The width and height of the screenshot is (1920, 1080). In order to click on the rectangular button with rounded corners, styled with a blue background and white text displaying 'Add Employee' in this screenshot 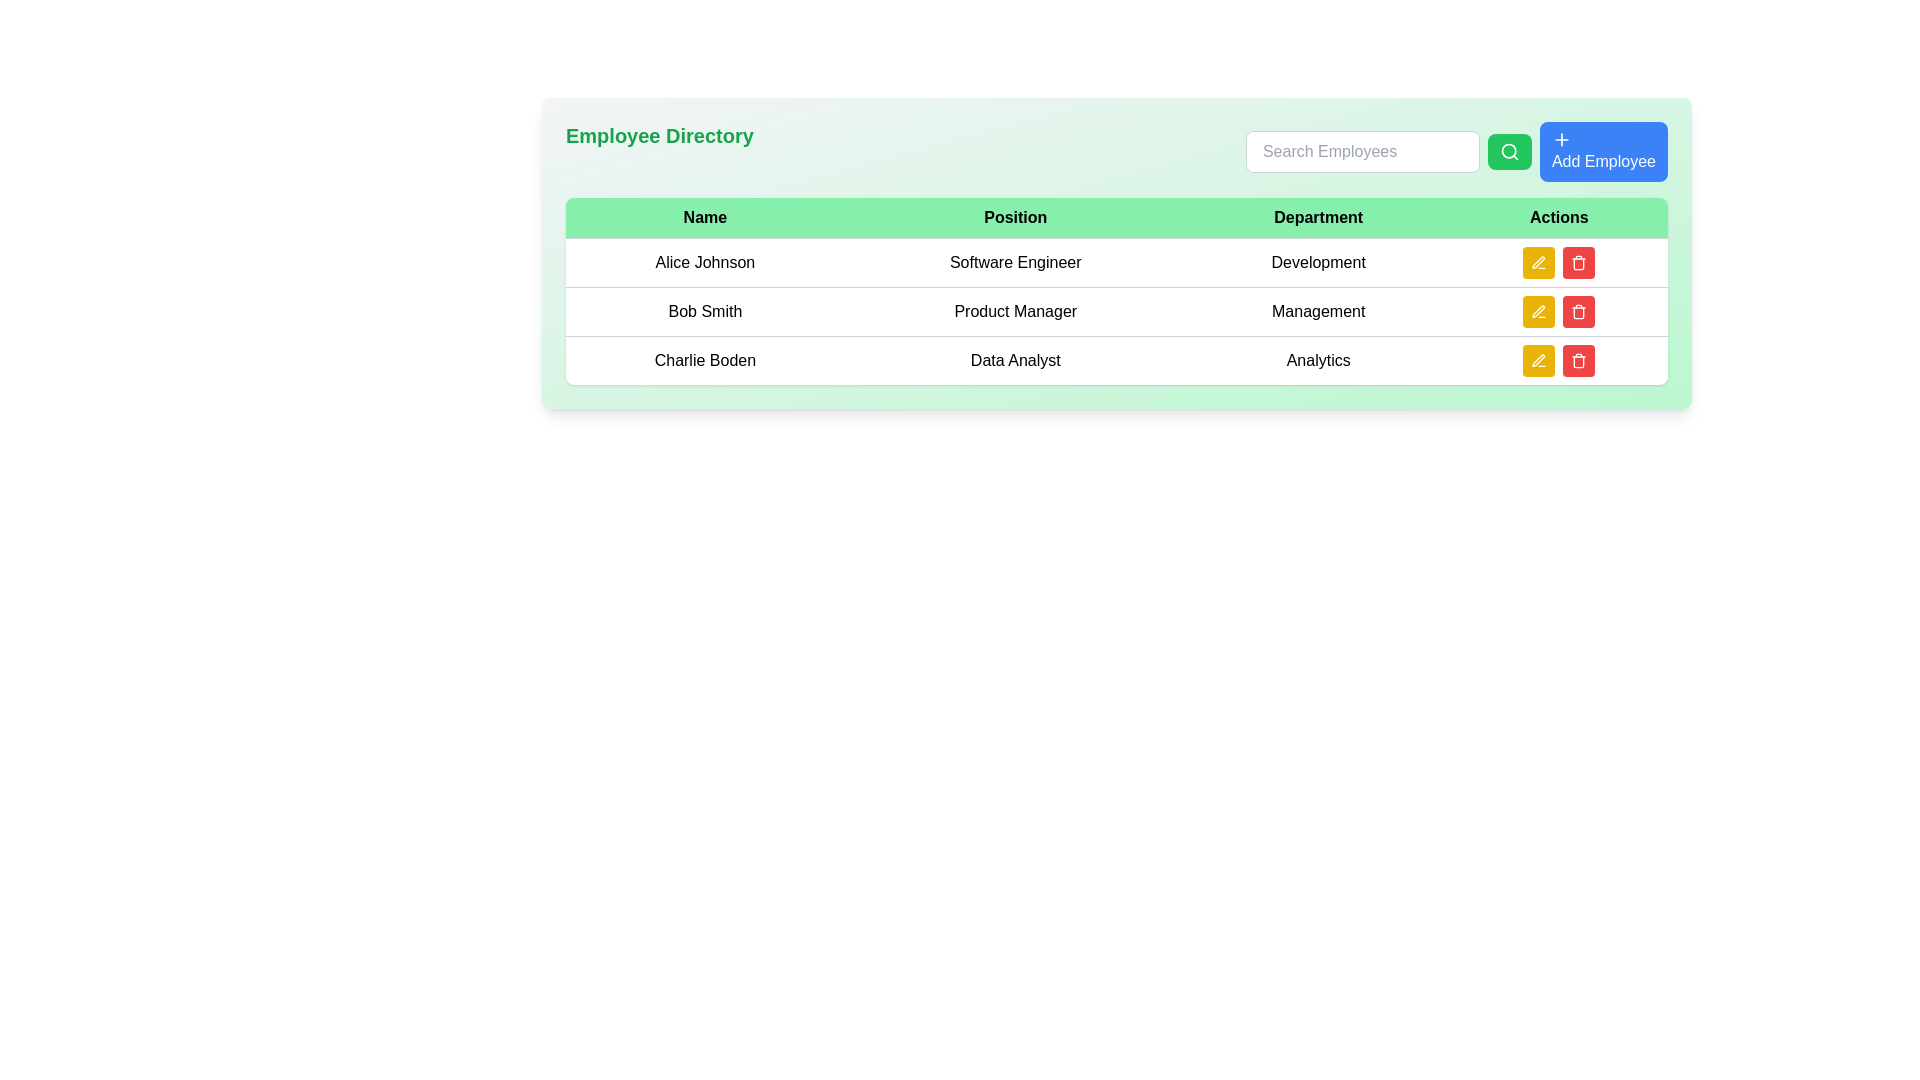, I will do `click(1603, 150)`.